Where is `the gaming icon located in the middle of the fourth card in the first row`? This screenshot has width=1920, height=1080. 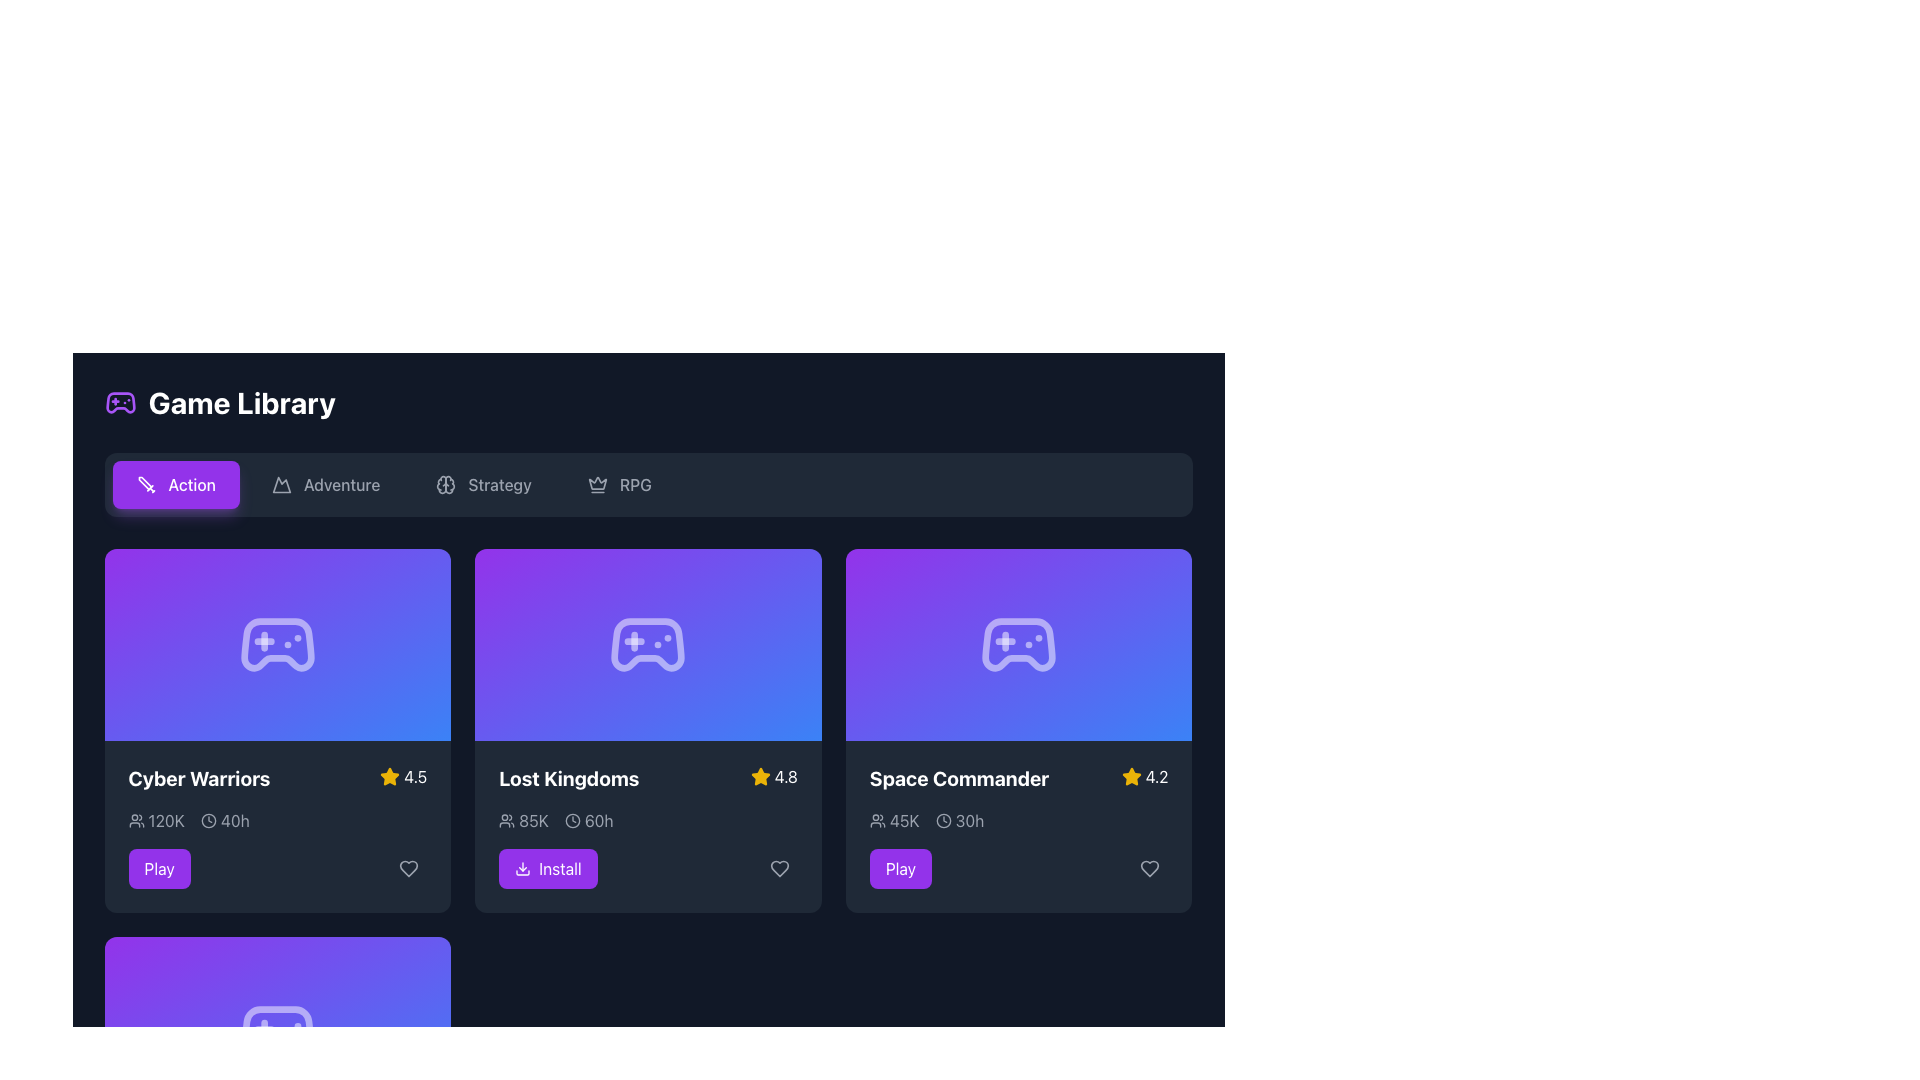 the gaming icon located in the middle of the fourth card in the first row is located at coordinates (276, 1033).